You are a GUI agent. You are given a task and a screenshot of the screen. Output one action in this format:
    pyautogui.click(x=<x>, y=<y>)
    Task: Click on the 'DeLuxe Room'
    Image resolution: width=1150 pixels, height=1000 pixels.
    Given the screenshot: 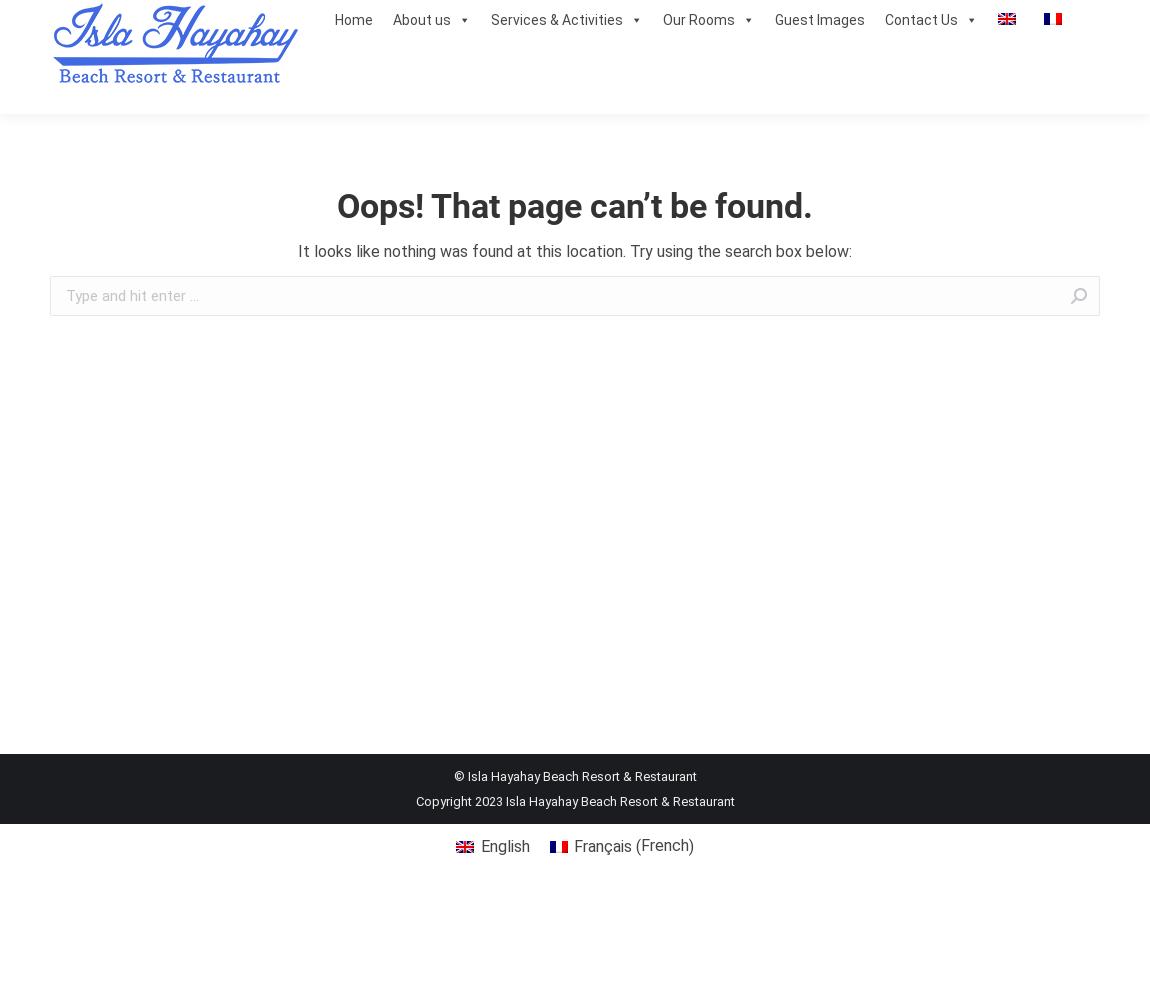 What is the action you would take?
    pyautogui.click(x=706, y=172)
    